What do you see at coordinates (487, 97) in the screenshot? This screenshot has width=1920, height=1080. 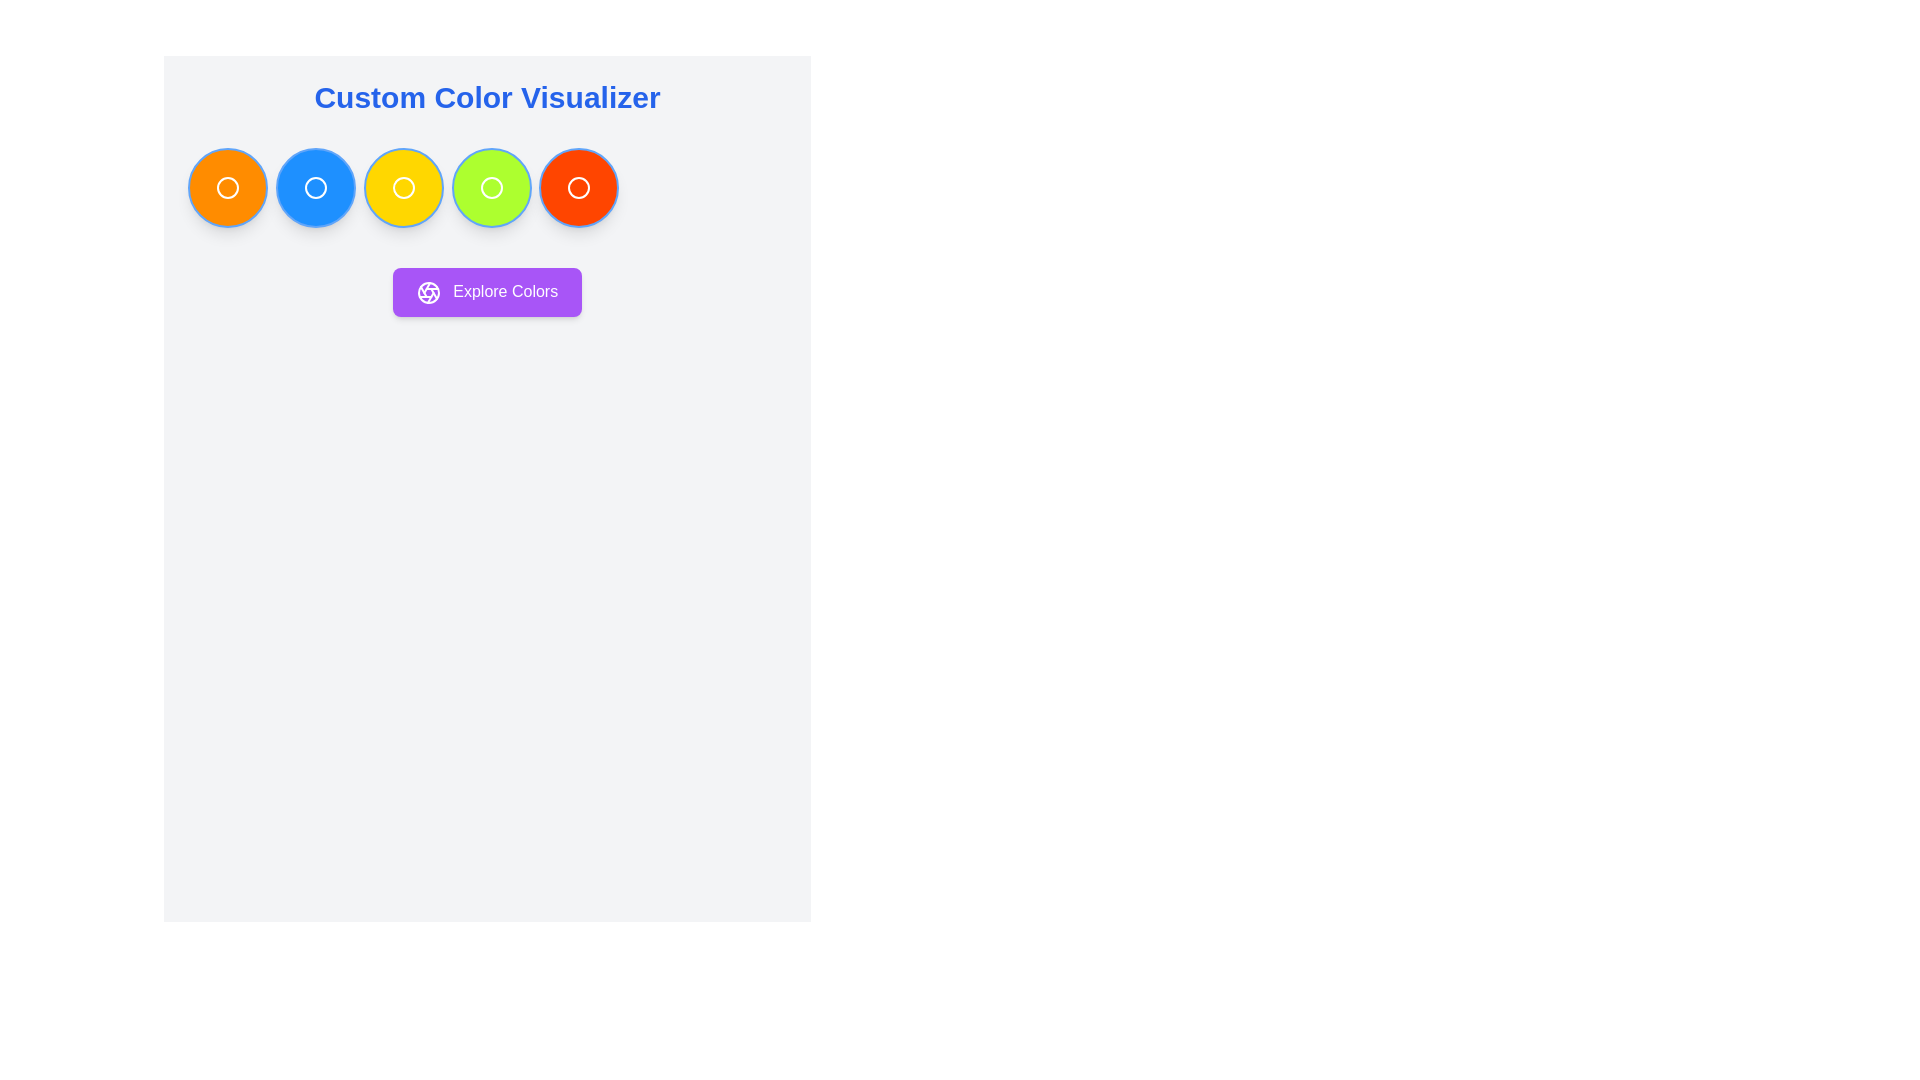 I see `the text element reading 'Custom Color Visualizer' which is prominently displayed in a large, bold, blue font at the top of the interface` at bounding box center [487, 97].